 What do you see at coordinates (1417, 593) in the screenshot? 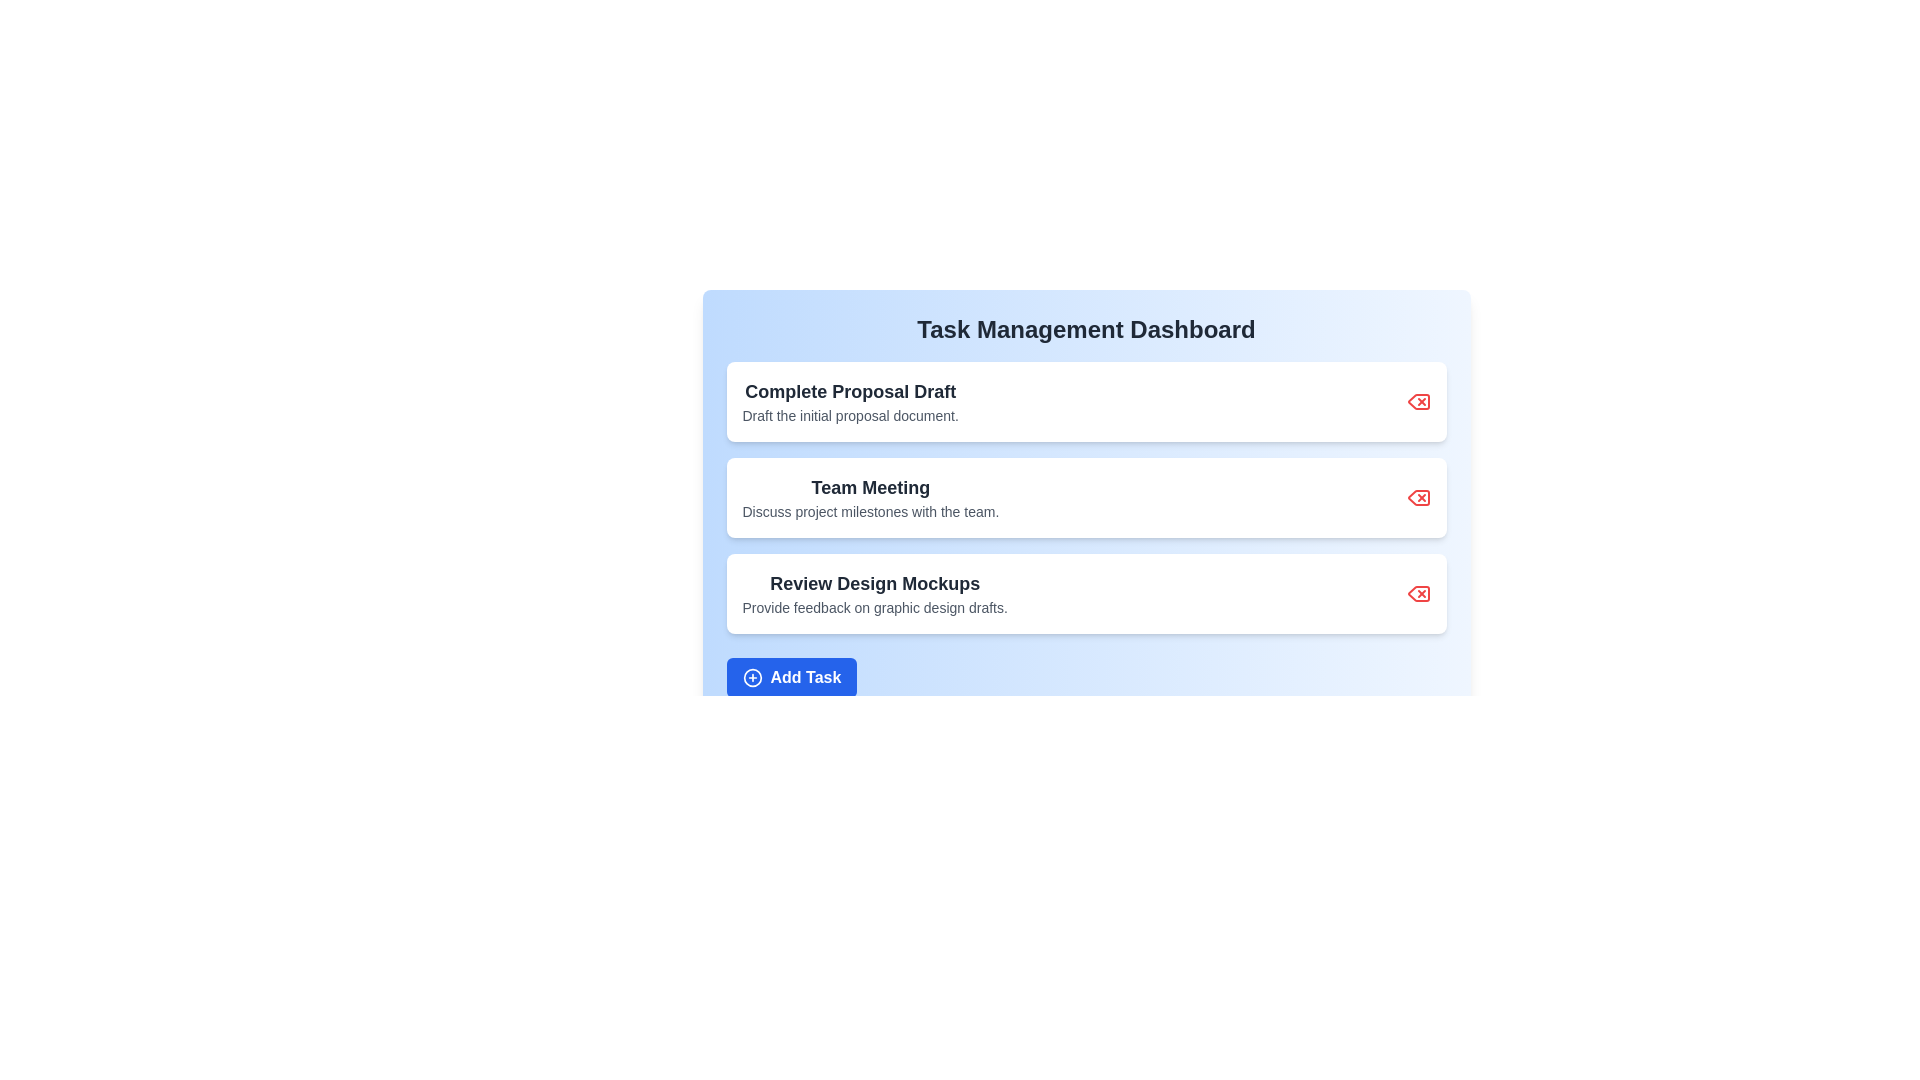
I see `delete button for the task with title 'Review Design Mockups'` at bounding box center [1417, 593].